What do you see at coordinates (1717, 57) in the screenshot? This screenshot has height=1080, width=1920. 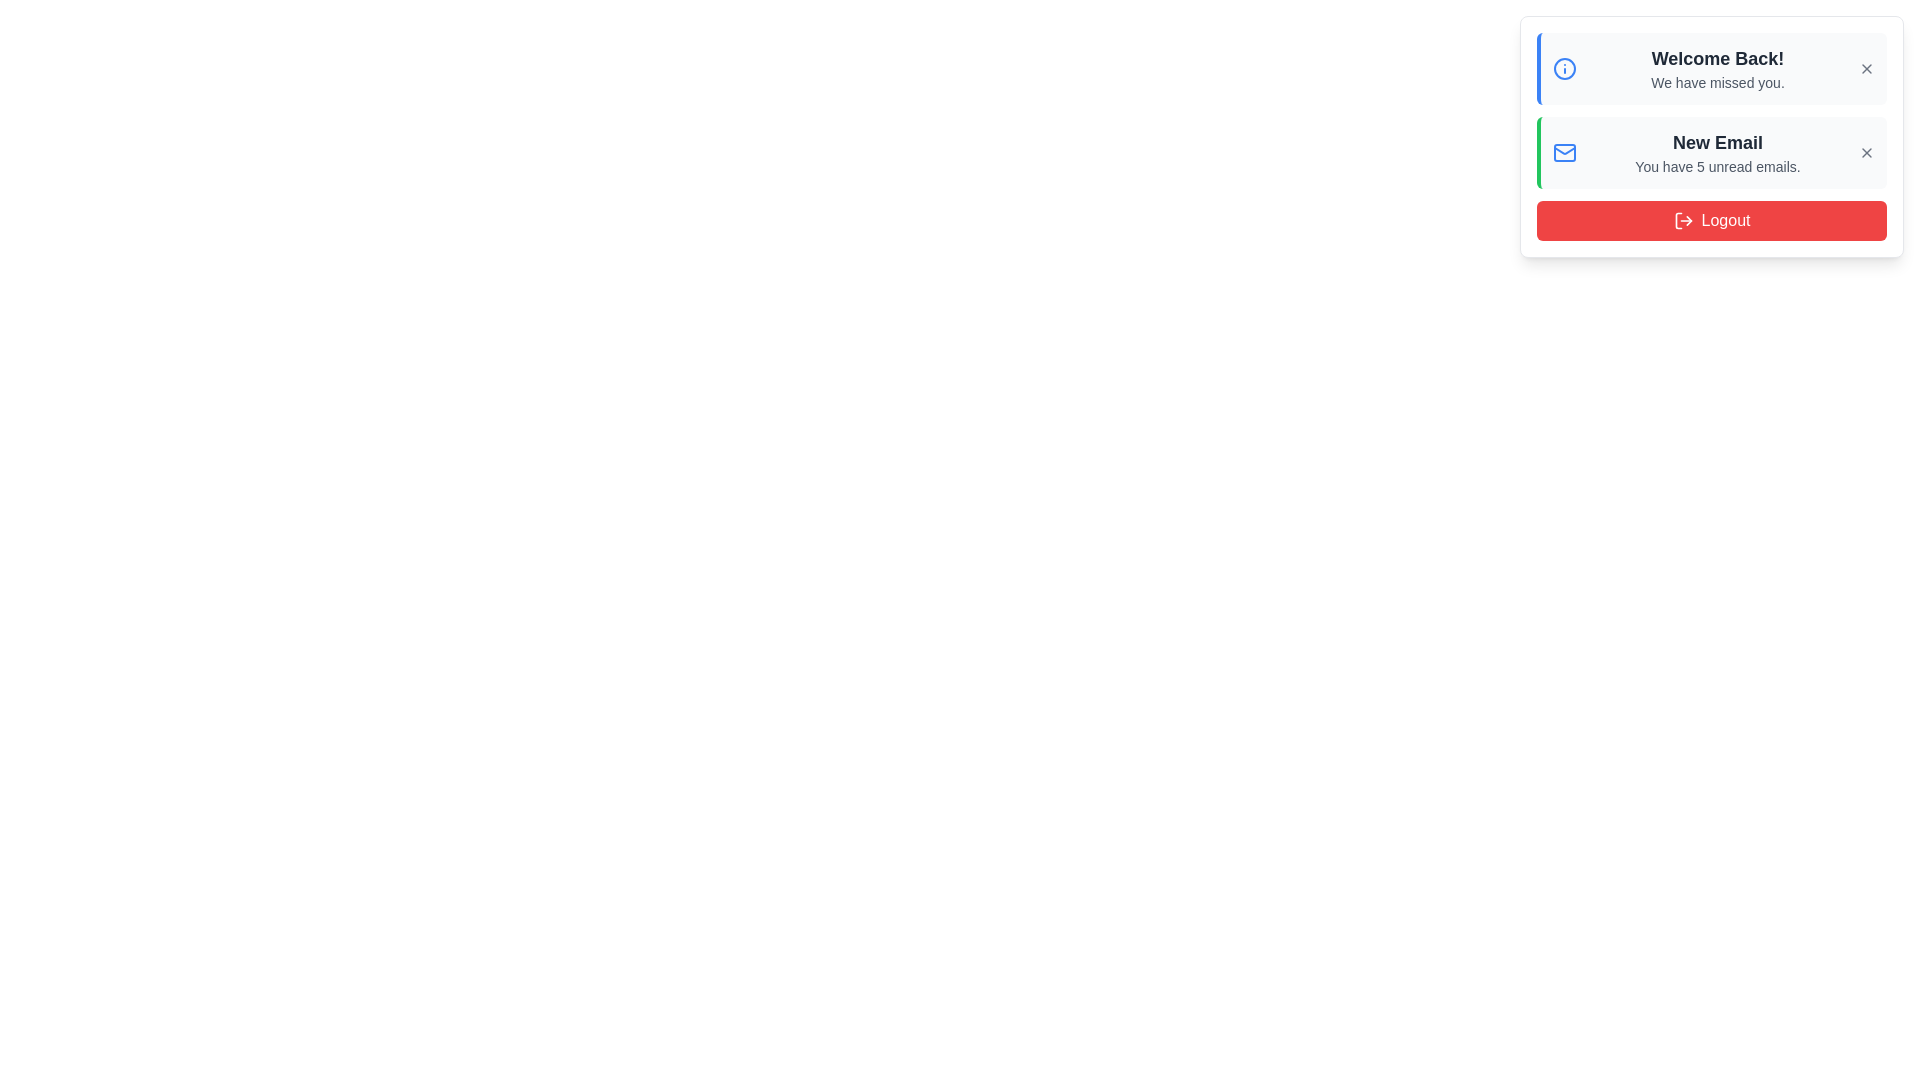 I see `the text label that says 'Welcome Back!' styled in bold and large font, located at the top of the card-like section on the right side of the interface` at bounding box center [1717, 57].